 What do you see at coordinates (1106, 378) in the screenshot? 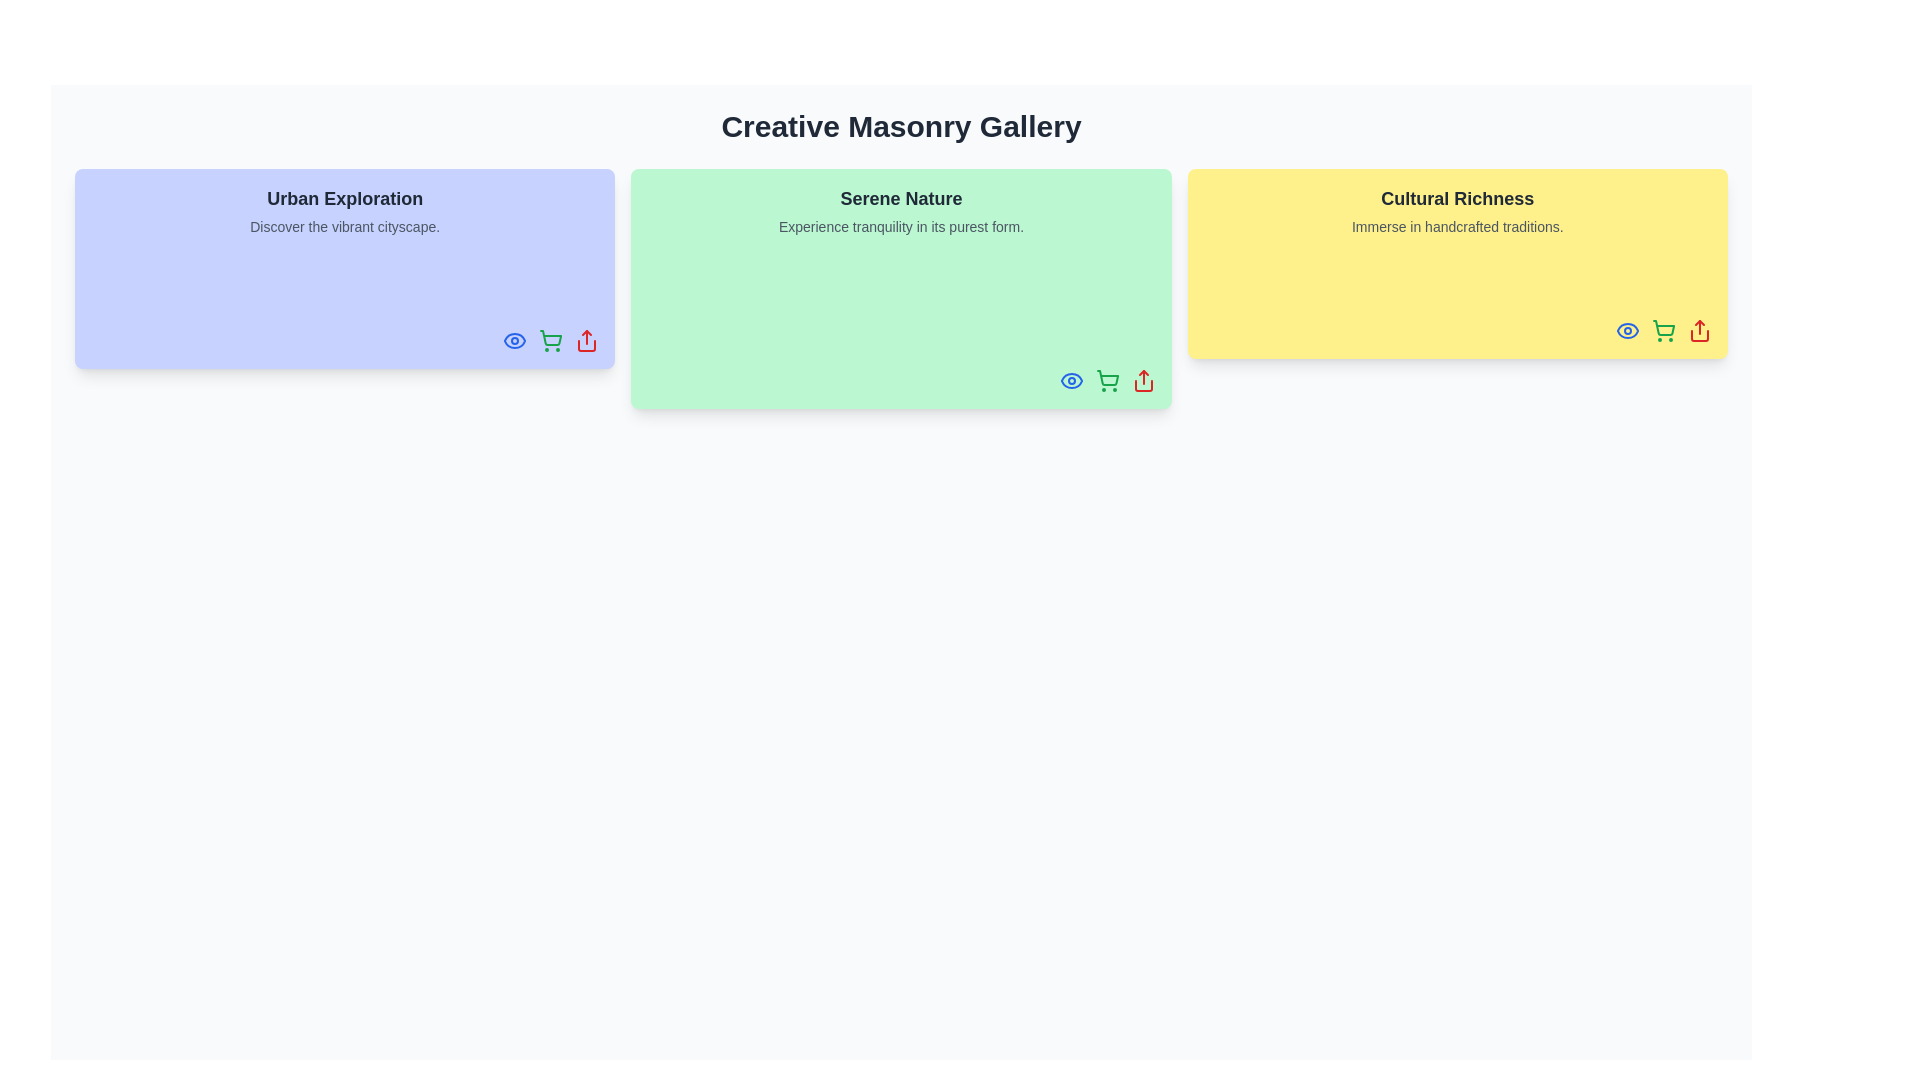
I see `the green shopping cart icon located in the bottom-right segment of the 'Serene Nature' tile` at bounding box center [1106, 378].